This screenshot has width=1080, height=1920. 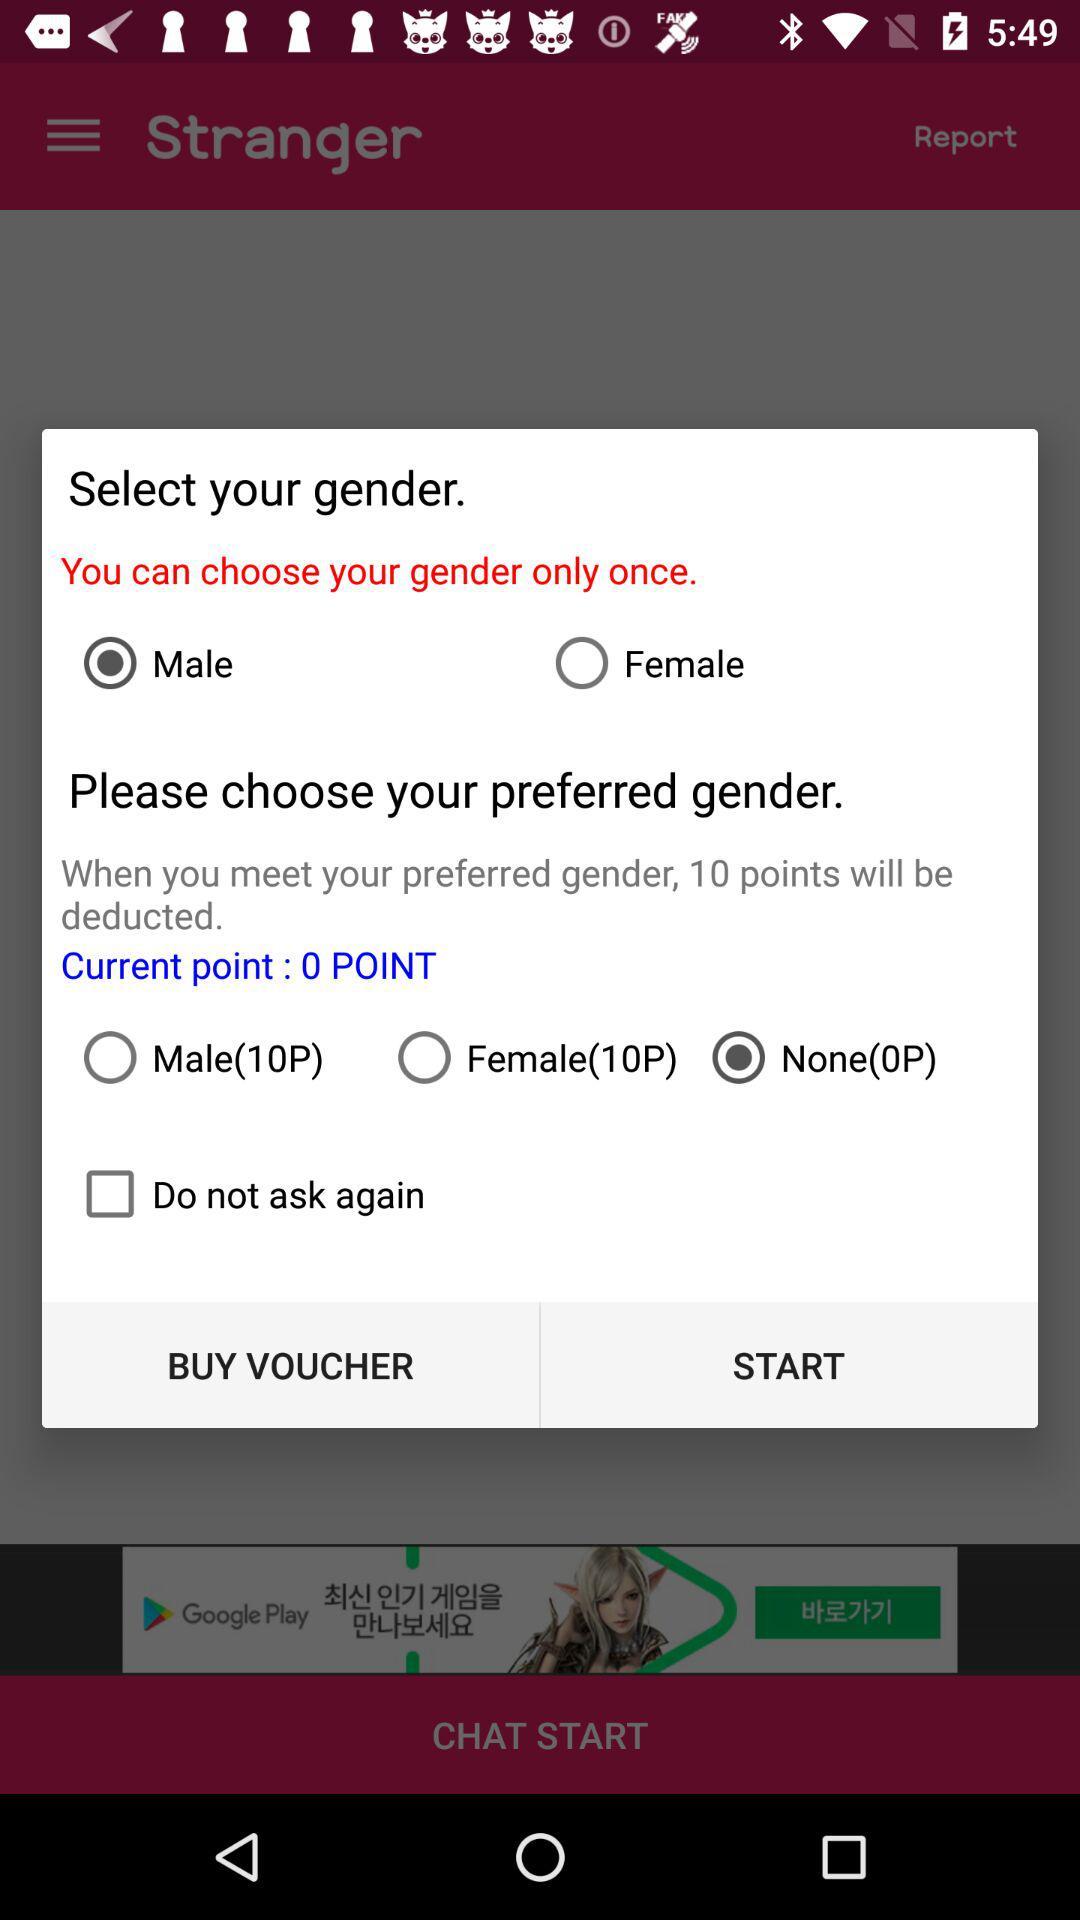 I want to click on icon above the do not ask, so click(x=538, y=1056).